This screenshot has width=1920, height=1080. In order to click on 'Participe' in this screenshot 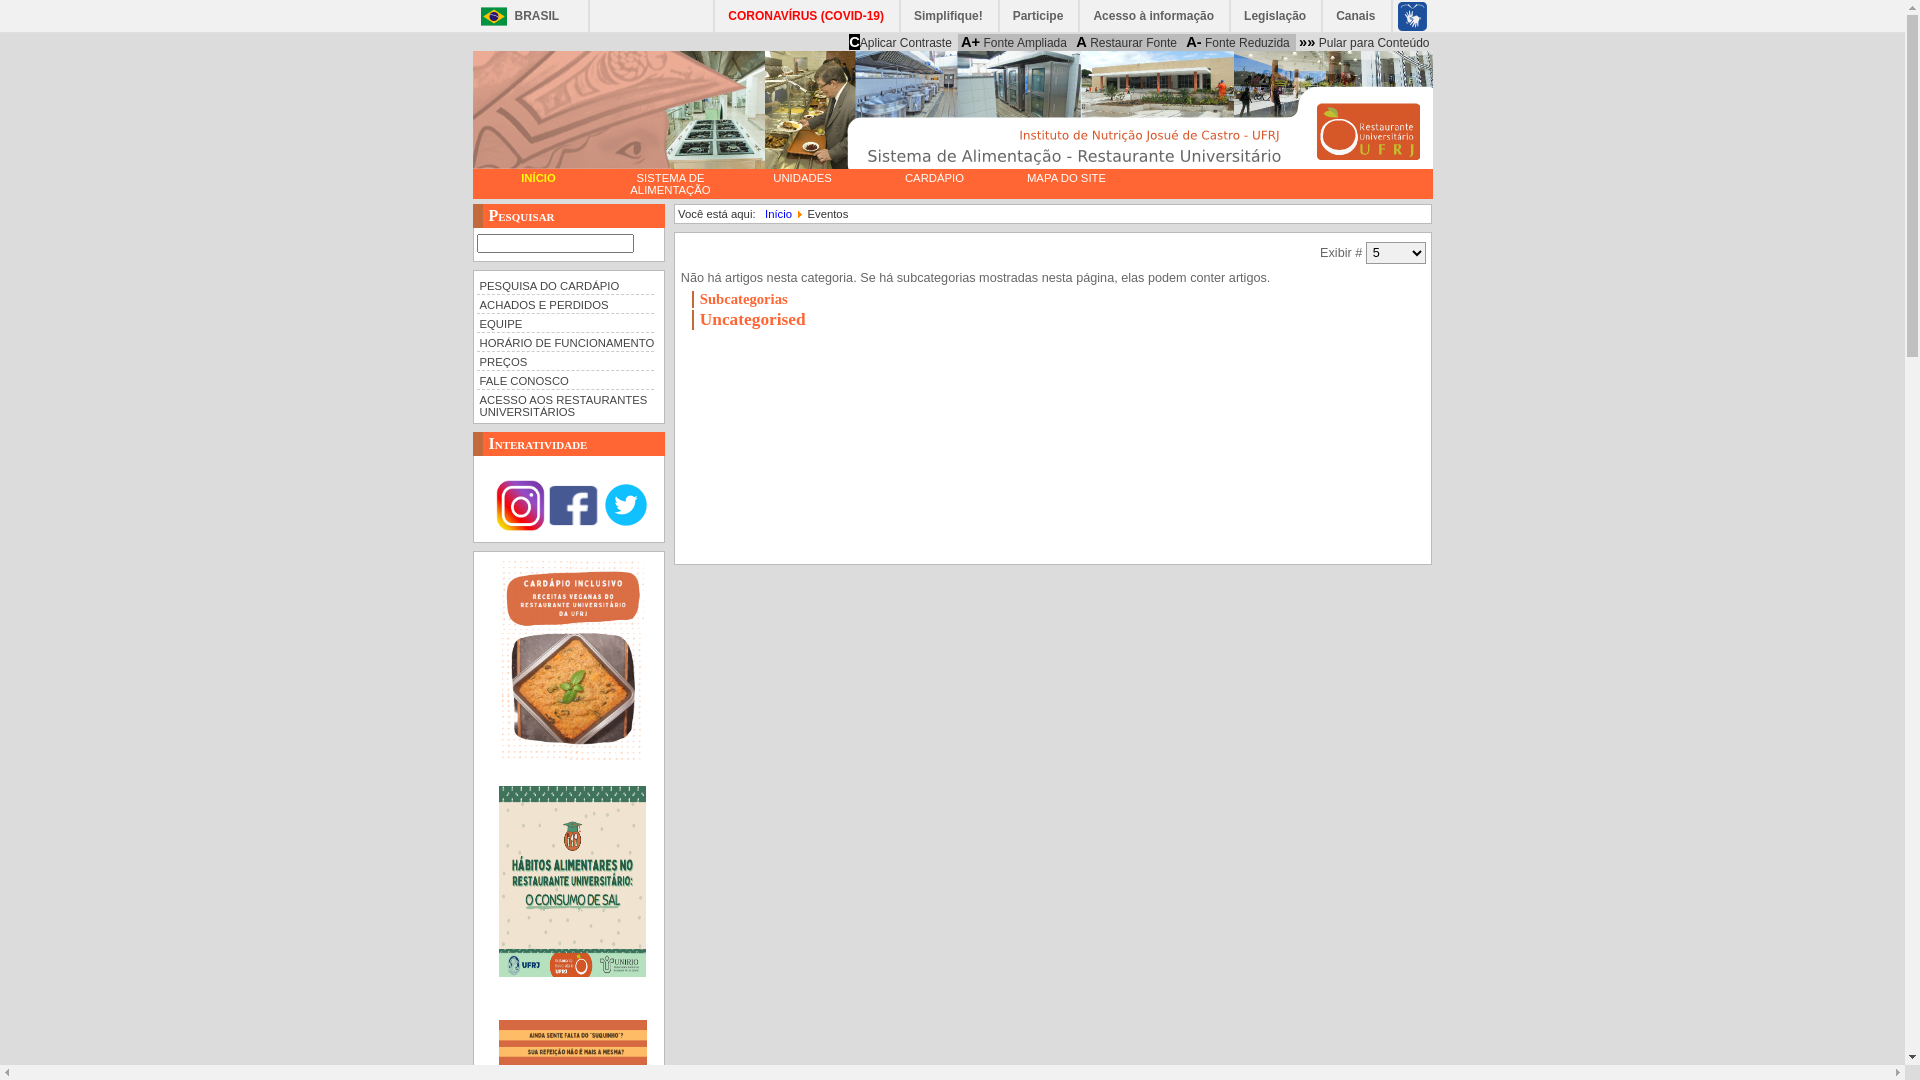, I will do `click(1039, 15)`.